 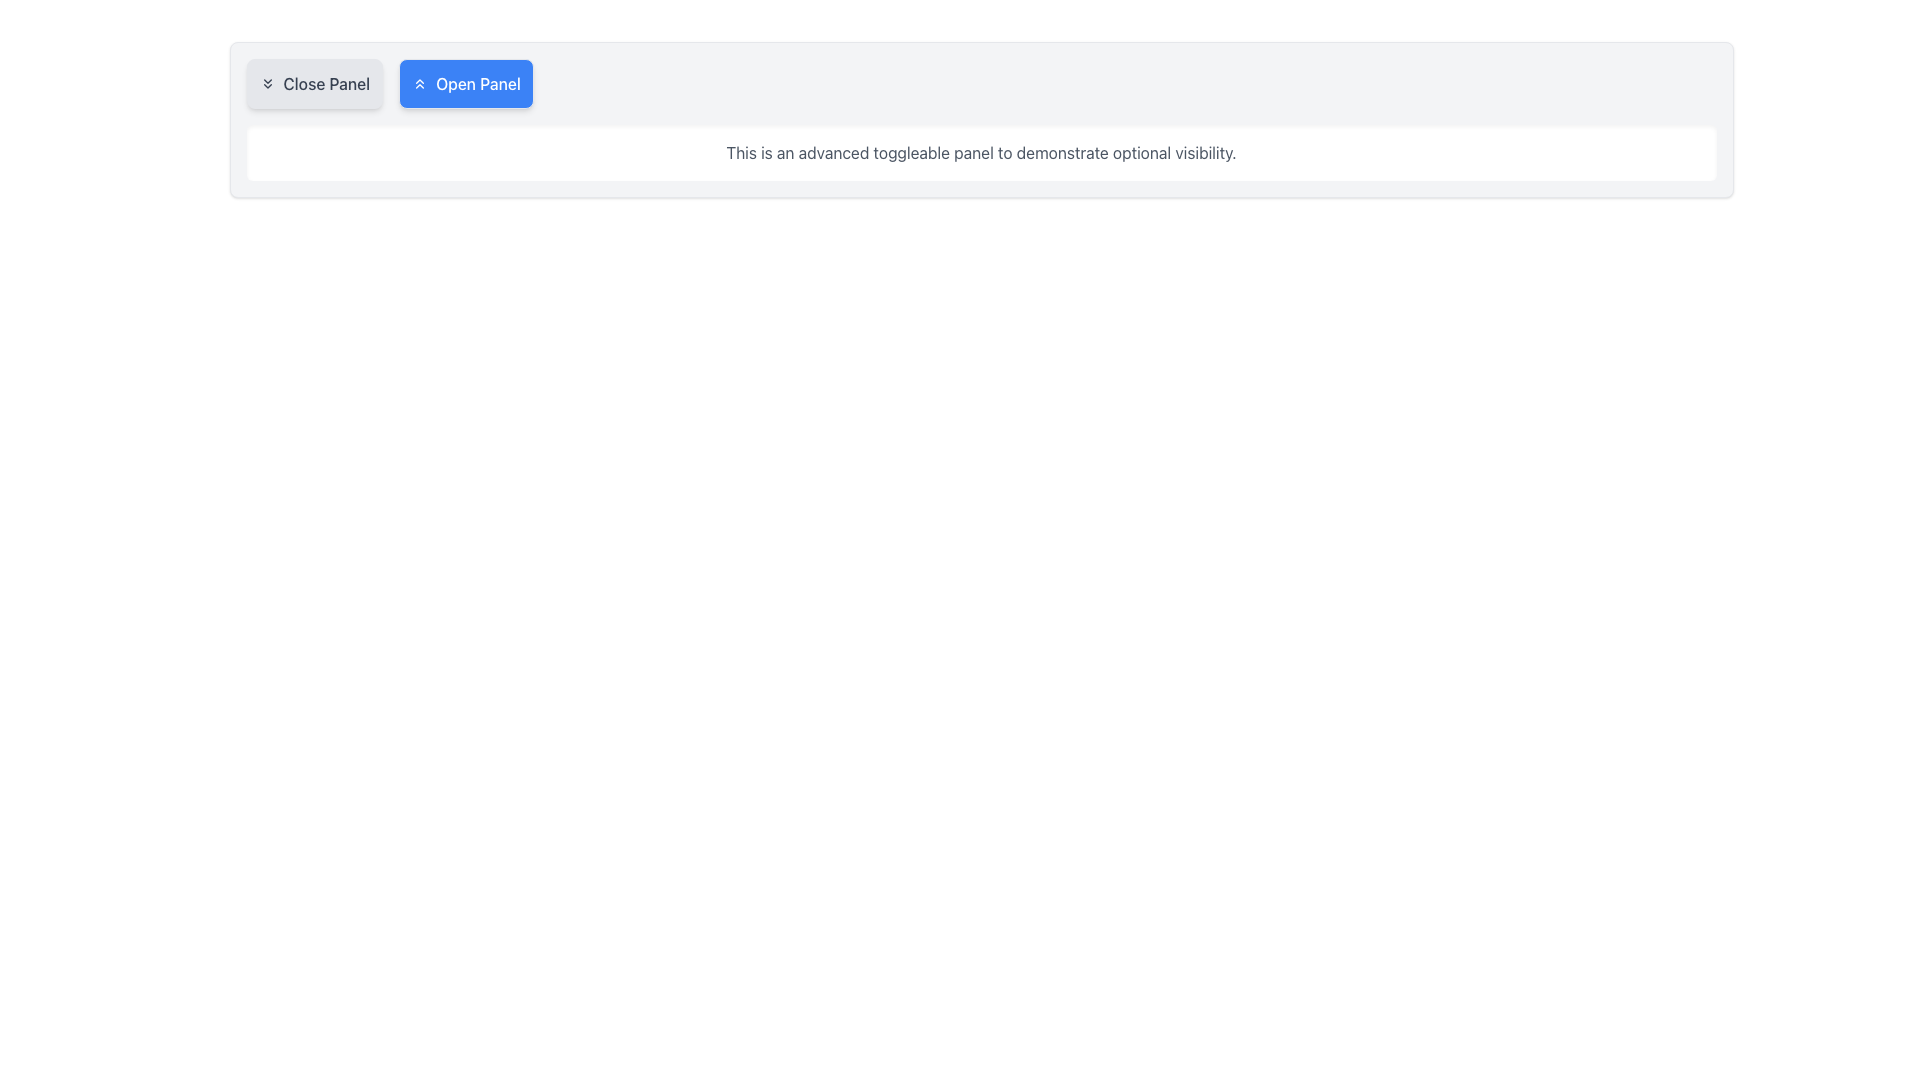 What do you see at coordinates (313, 83) in the screenshot?
I see `the close button located at the top left side of the layout, which collapses the associated panel` at bounding box center [313, 83].